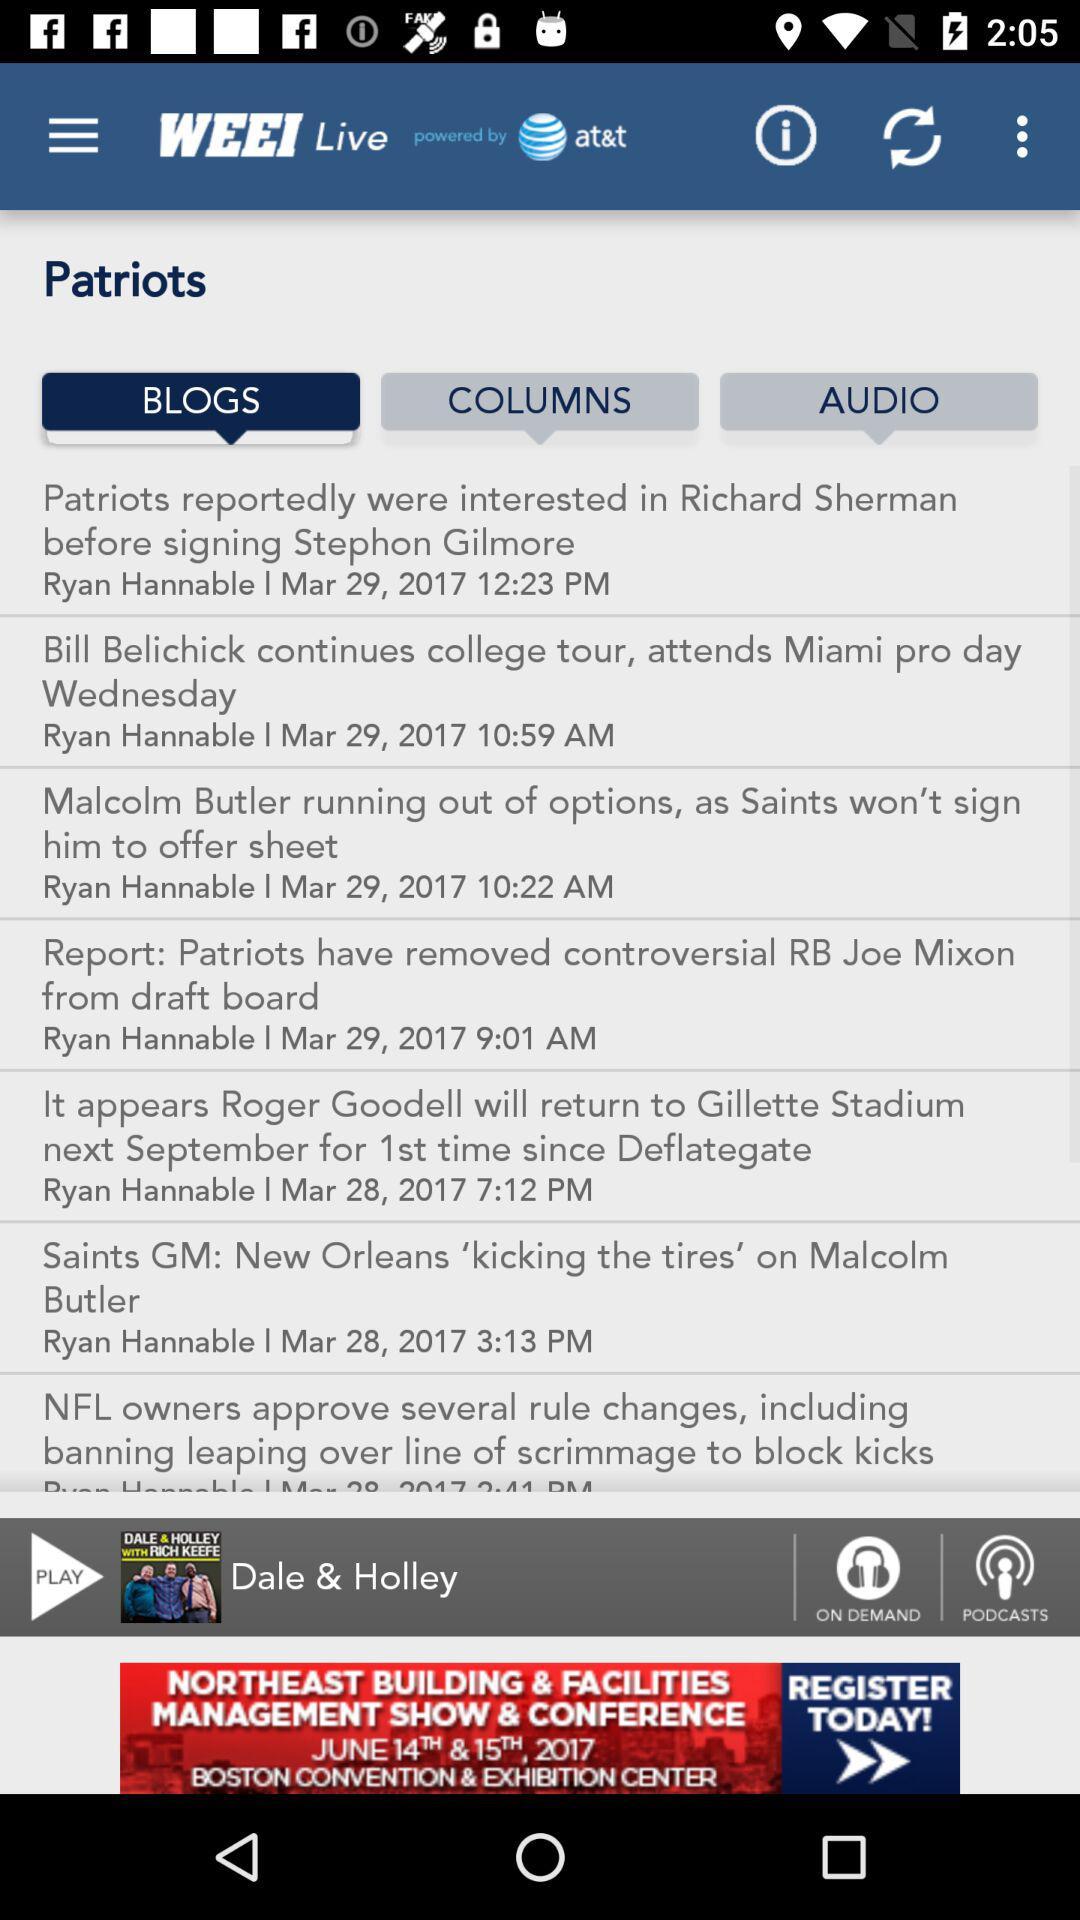 This screenshot has width=1080, height=1920. Describe the element at coordinates (866, 1576) in the screenshot. I see `the lock icon` at that location.